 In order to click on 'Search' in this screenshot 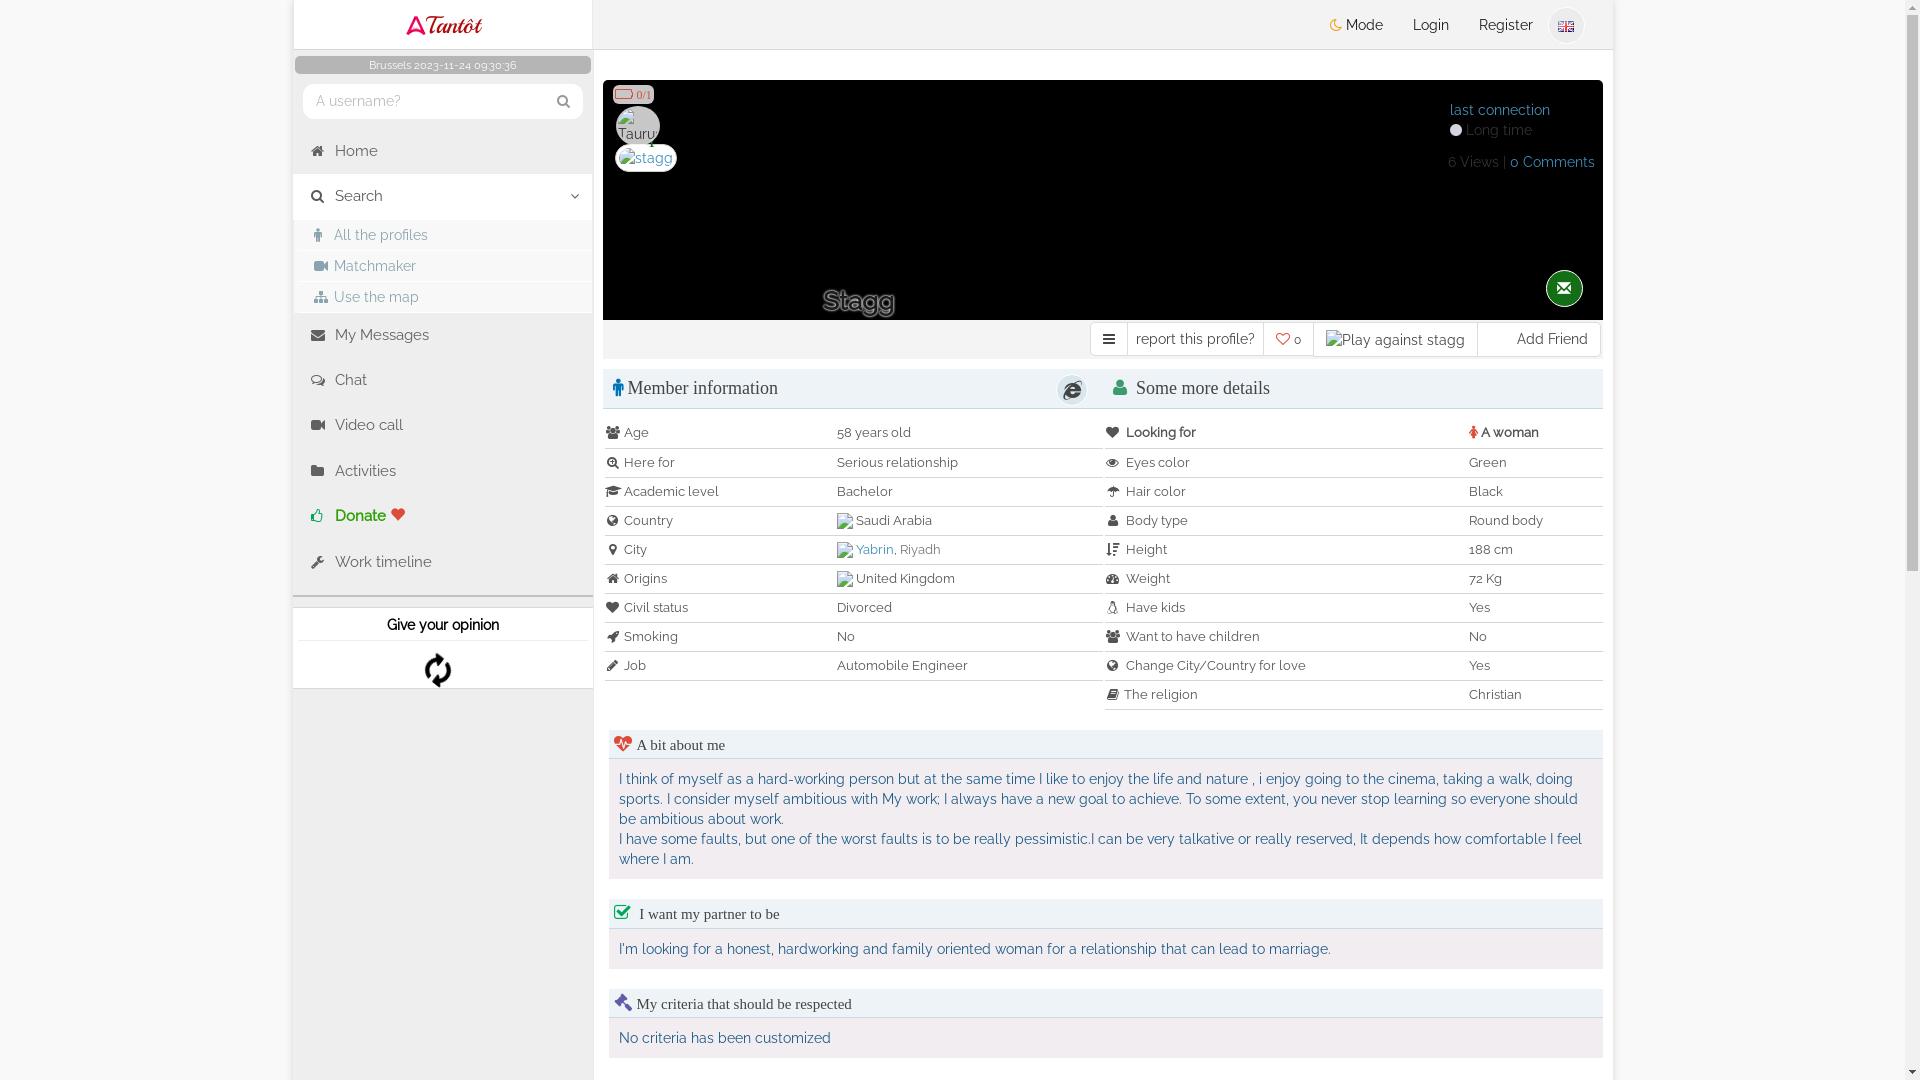, I will do `click(440, 196)`.